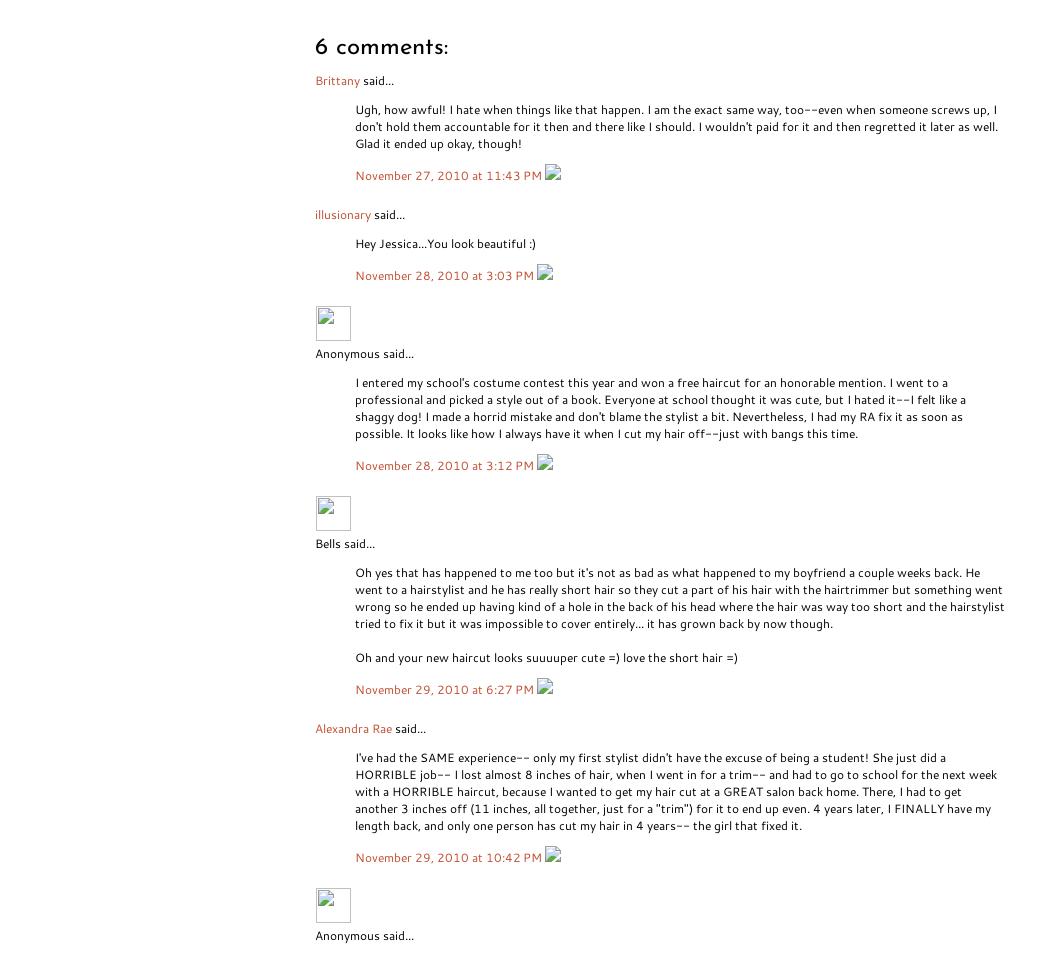 The image size is (1058, 957). Describe the element at coordinates (353, 727) in the screenshot. I see `'Alexandra Rae'` at that location.